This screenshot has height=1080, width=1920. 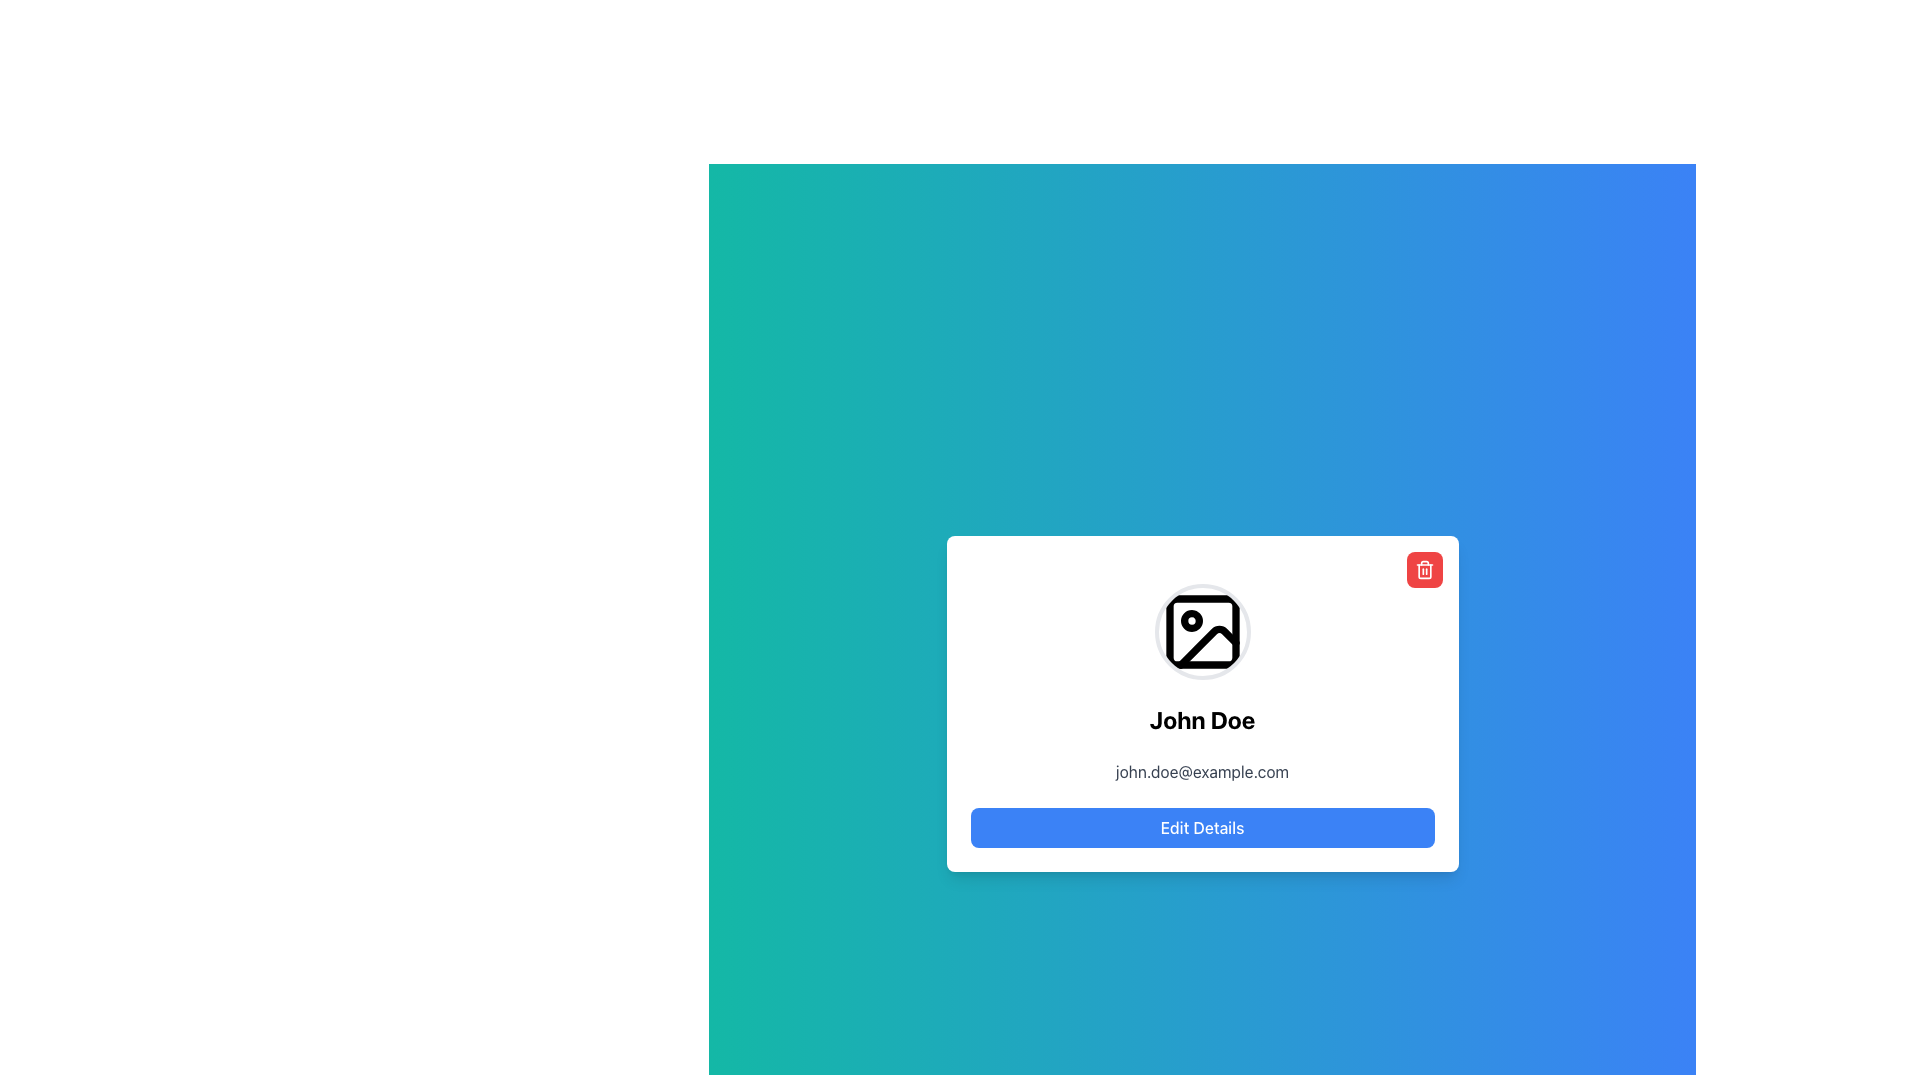 I want to click on the delete button located in the top-right corner of the user information card, which includes a profile icon and an 'Edit Details' button, so click(x=1423, y=570).